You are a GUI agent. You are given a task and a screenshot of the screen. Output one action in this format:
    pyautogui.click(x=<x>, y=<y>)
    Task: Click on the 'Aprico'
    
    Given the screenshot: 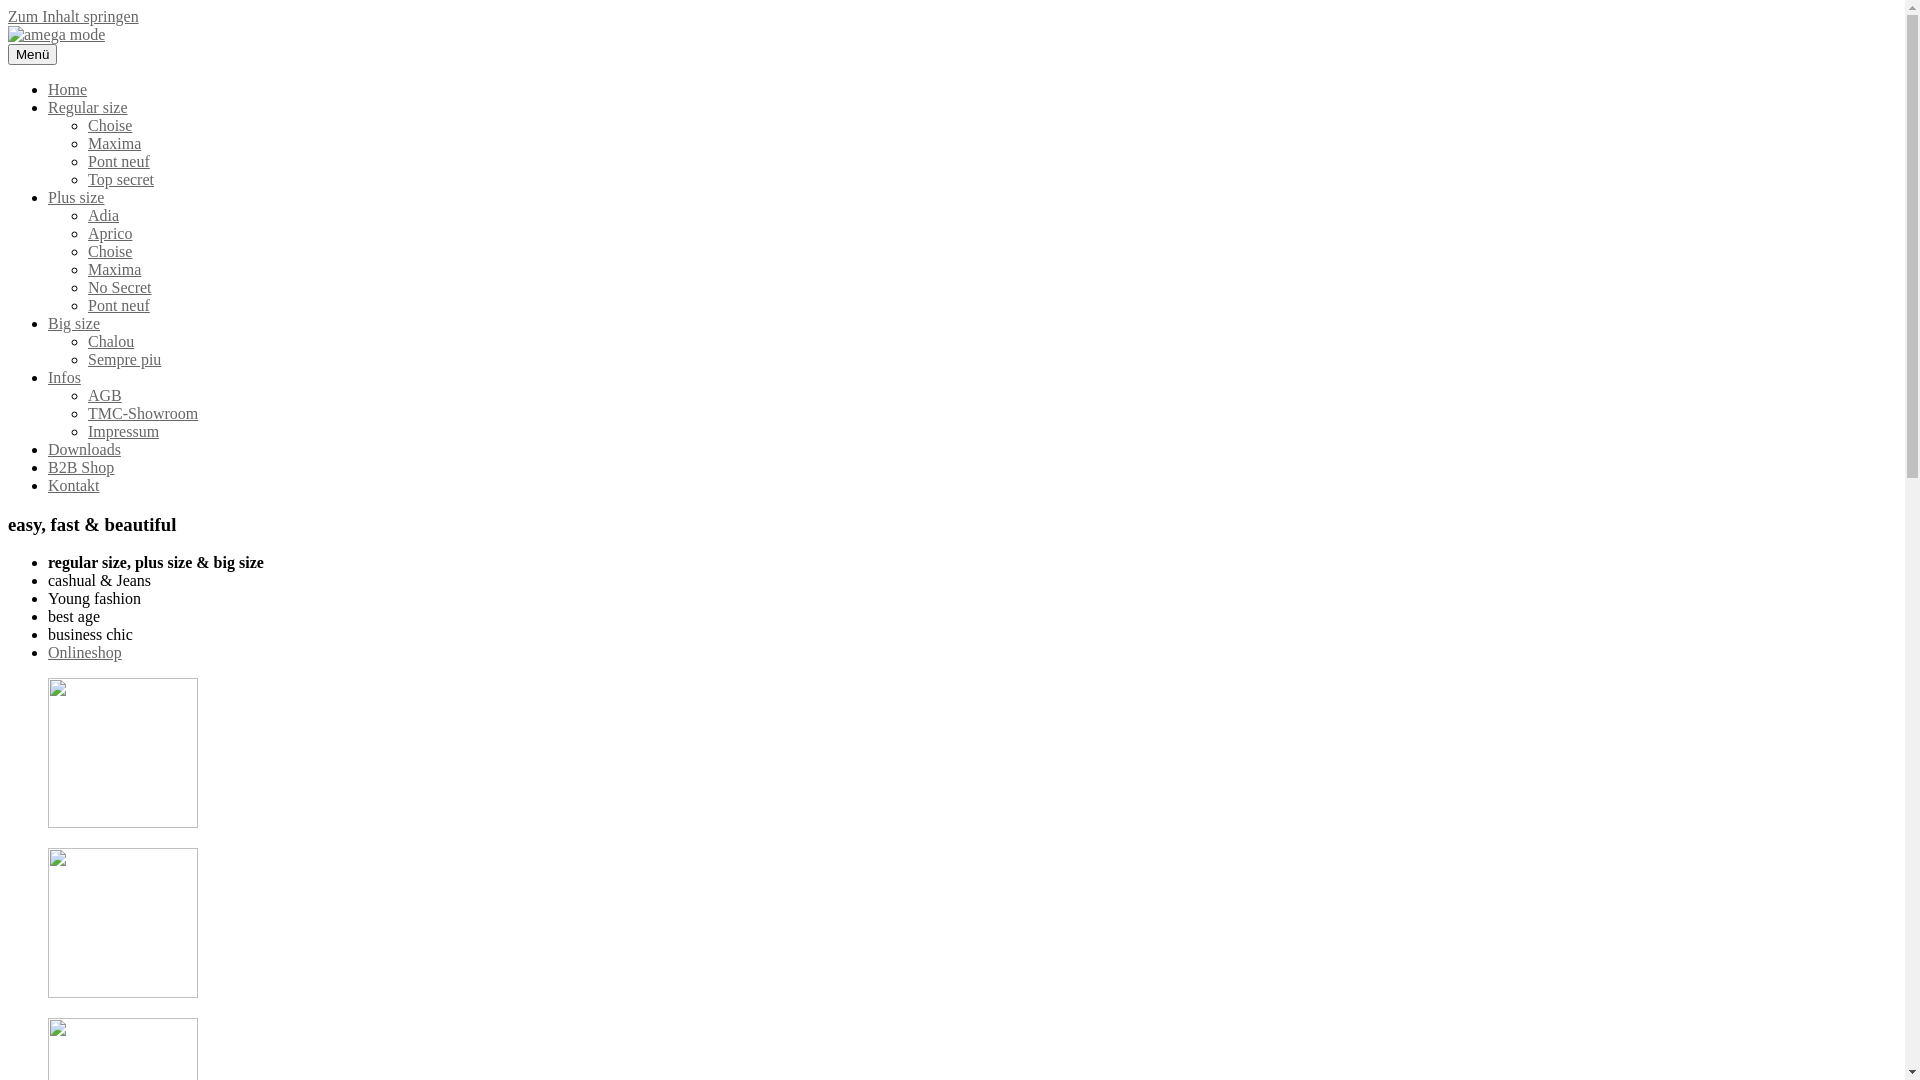 What is the action you would take?
    pyautogui.click(x=86, y=232)
    